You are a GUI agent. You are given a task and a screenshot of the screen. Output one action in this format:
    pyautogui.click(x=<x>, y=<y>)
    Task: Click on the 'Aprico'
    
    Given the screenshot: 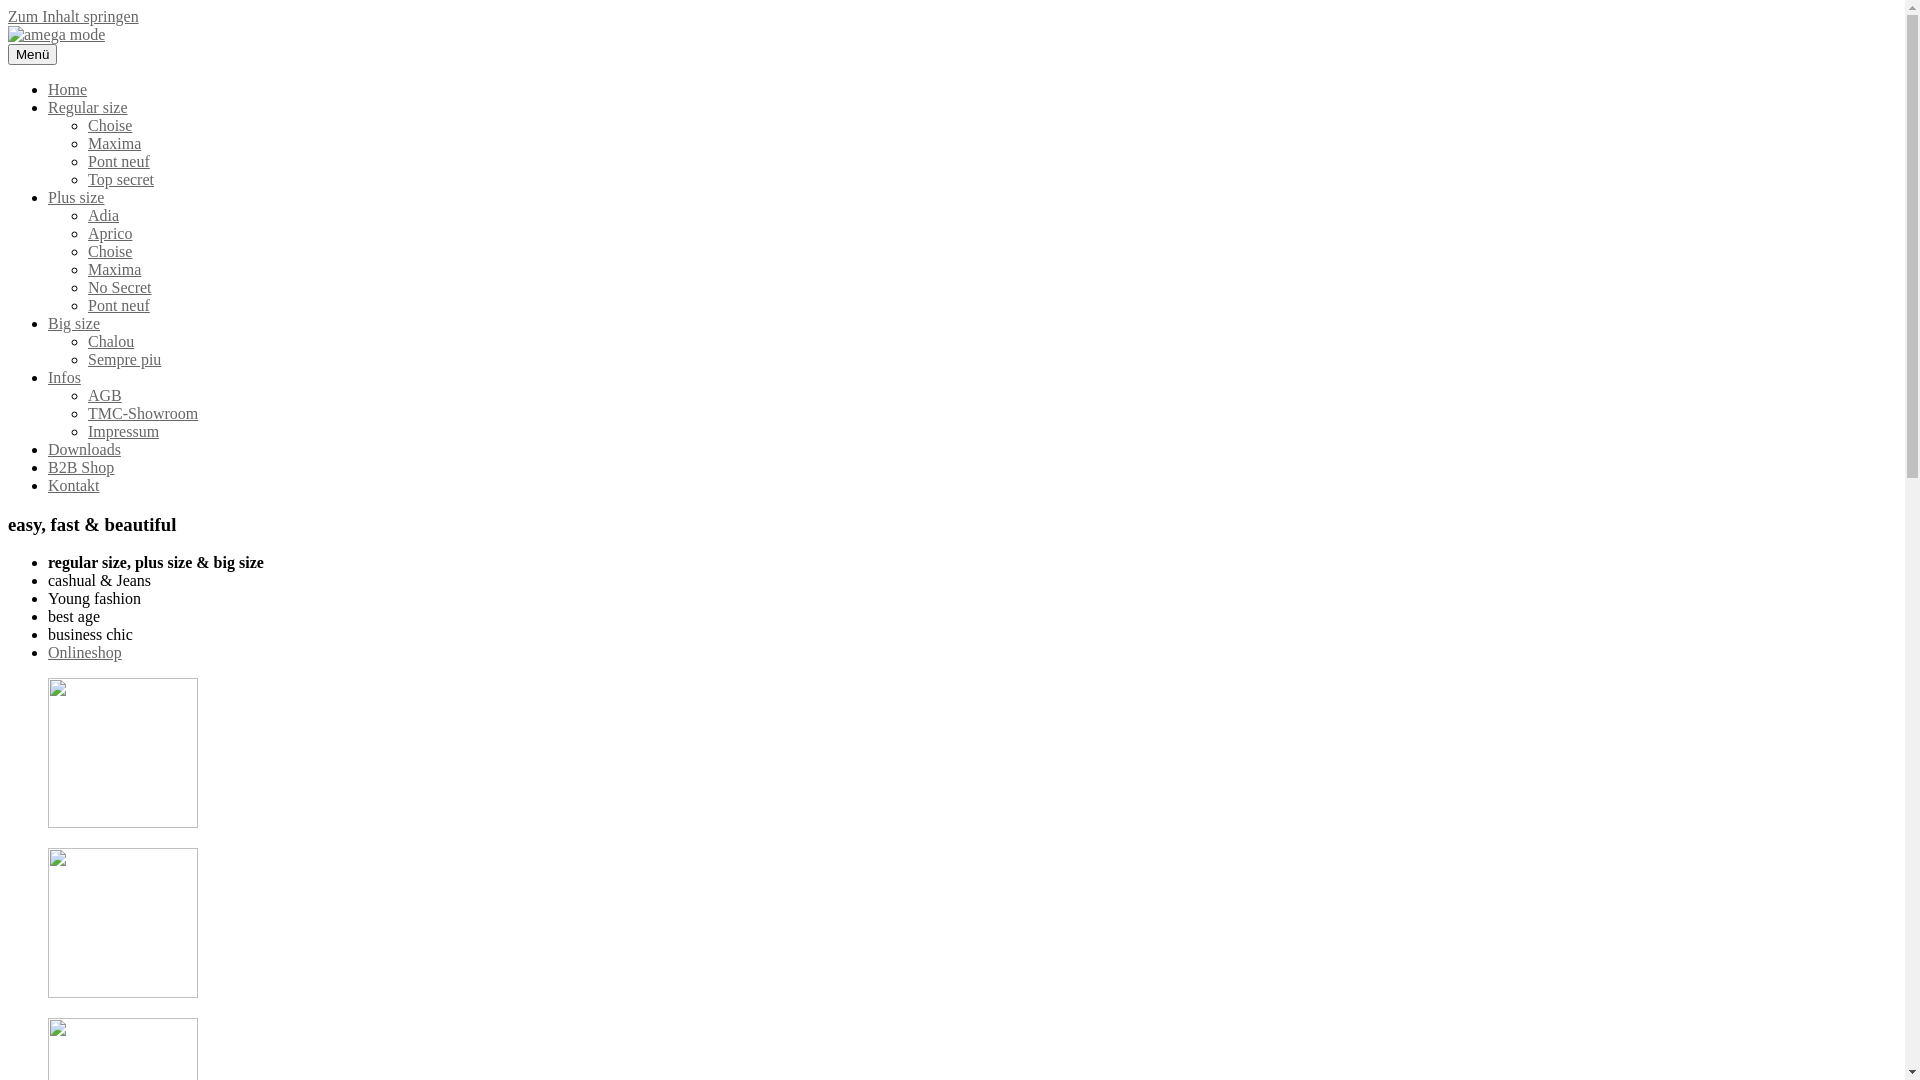 What is the action you would take?
    pyautogui.click(x=86, y=232)
    